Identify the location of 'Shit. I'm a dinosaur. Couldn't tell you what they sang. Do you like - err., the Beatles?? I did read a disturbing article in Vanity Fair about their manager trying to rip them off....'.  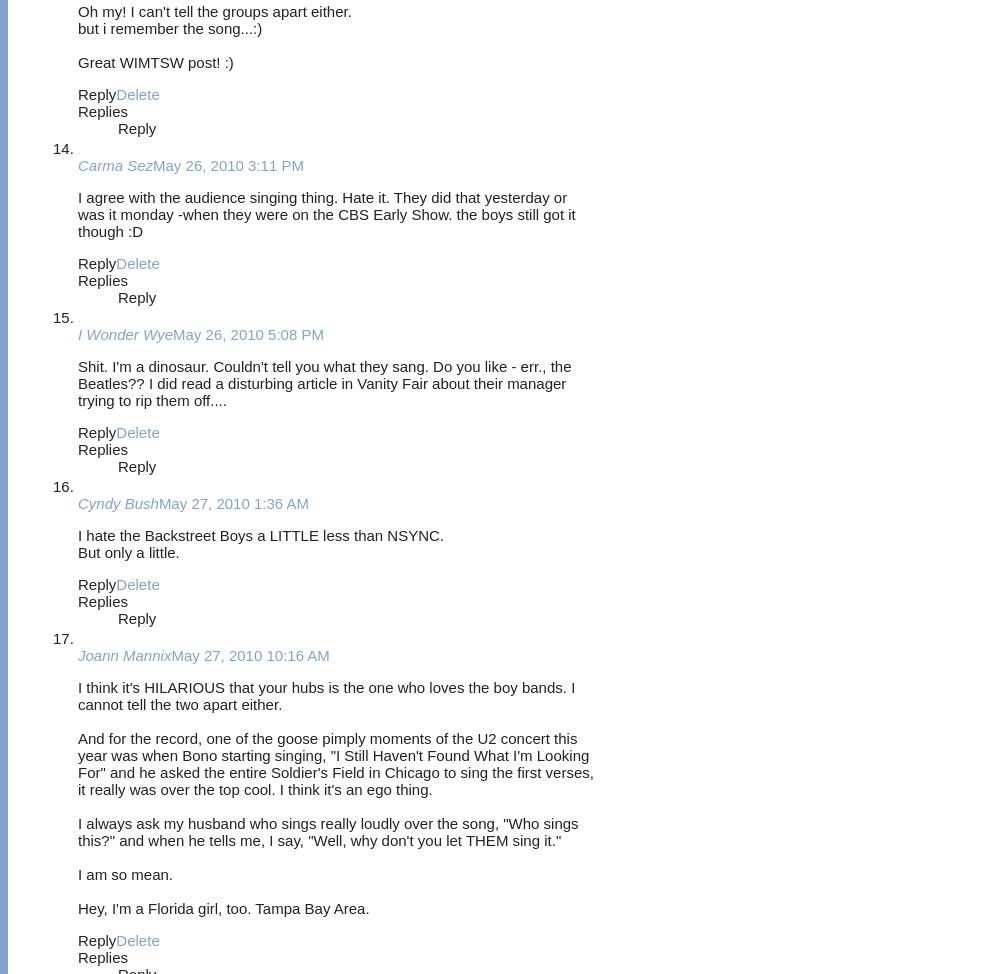
(324, 382).